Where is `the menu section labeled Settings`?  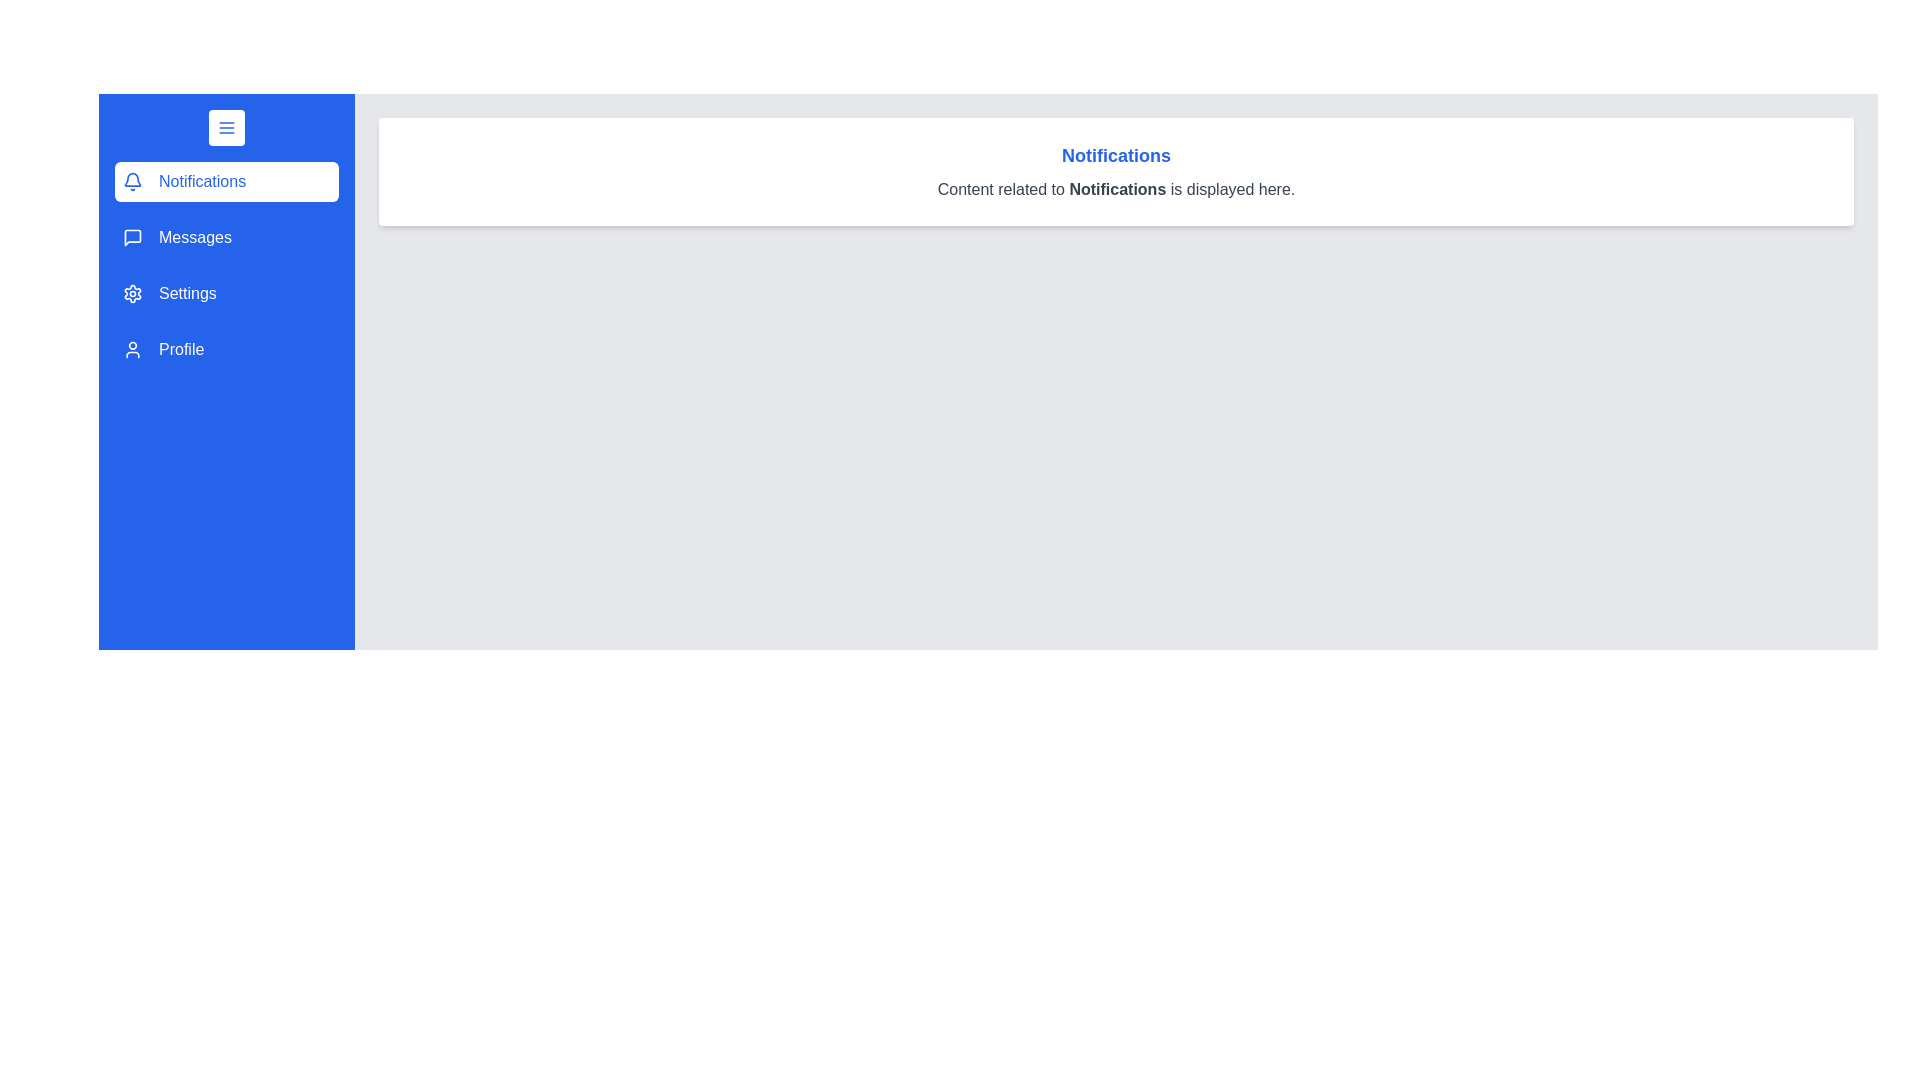 the menu section labeled Settings is located at coordinates (226, 293).